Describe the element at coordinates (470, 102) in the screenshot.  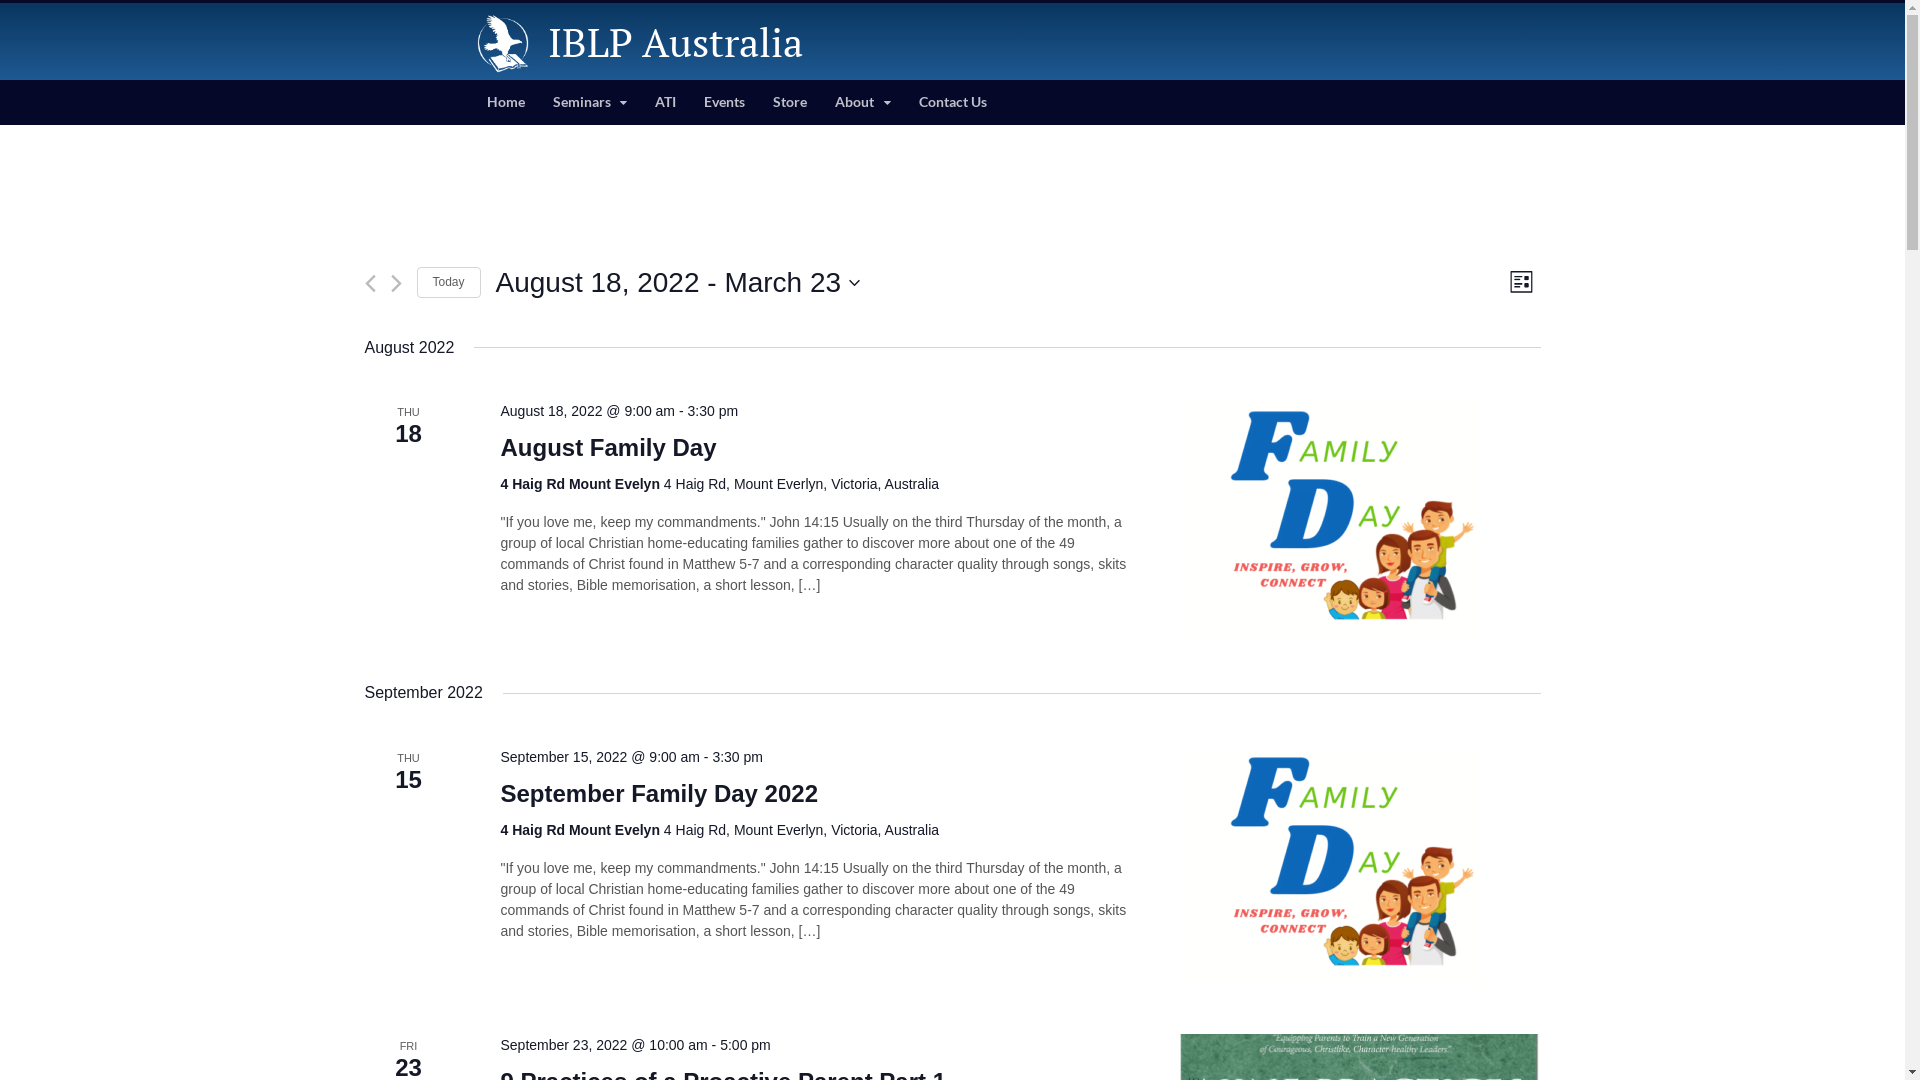
I see `'Home'` at that location.